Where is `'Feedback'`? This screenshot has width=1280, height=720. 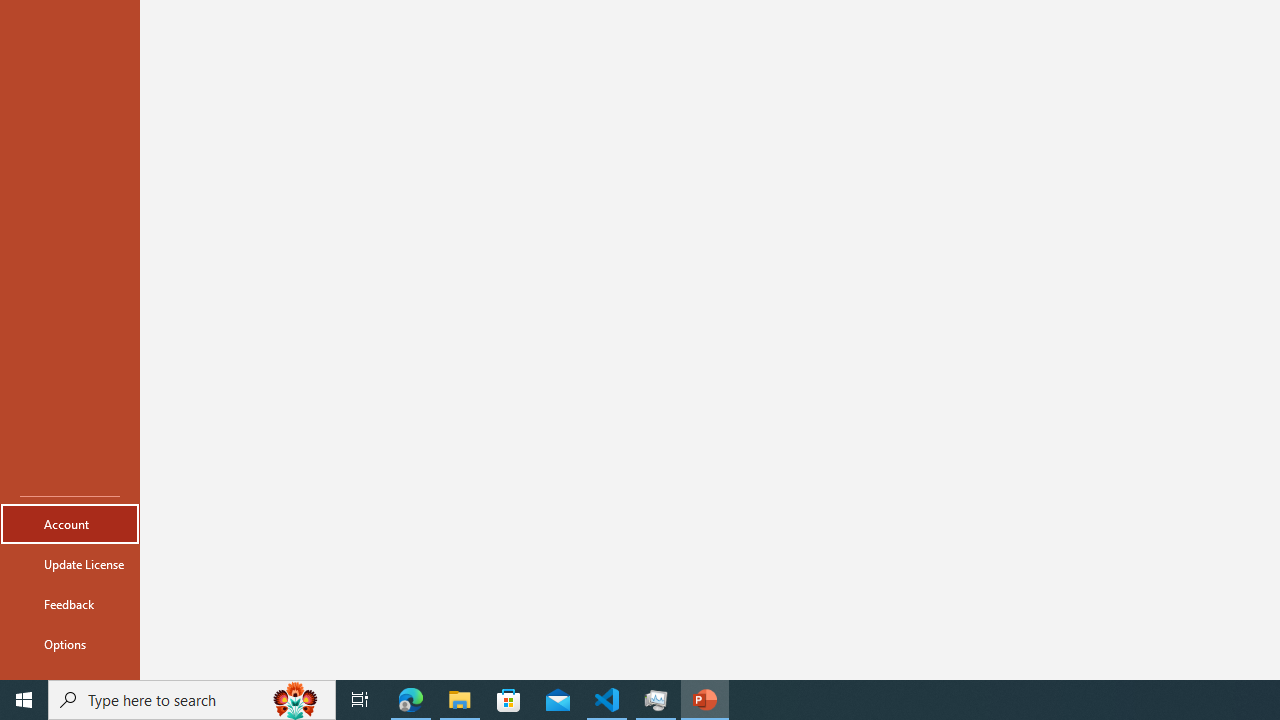
'Feedback' is located at coordinates (69, 603).